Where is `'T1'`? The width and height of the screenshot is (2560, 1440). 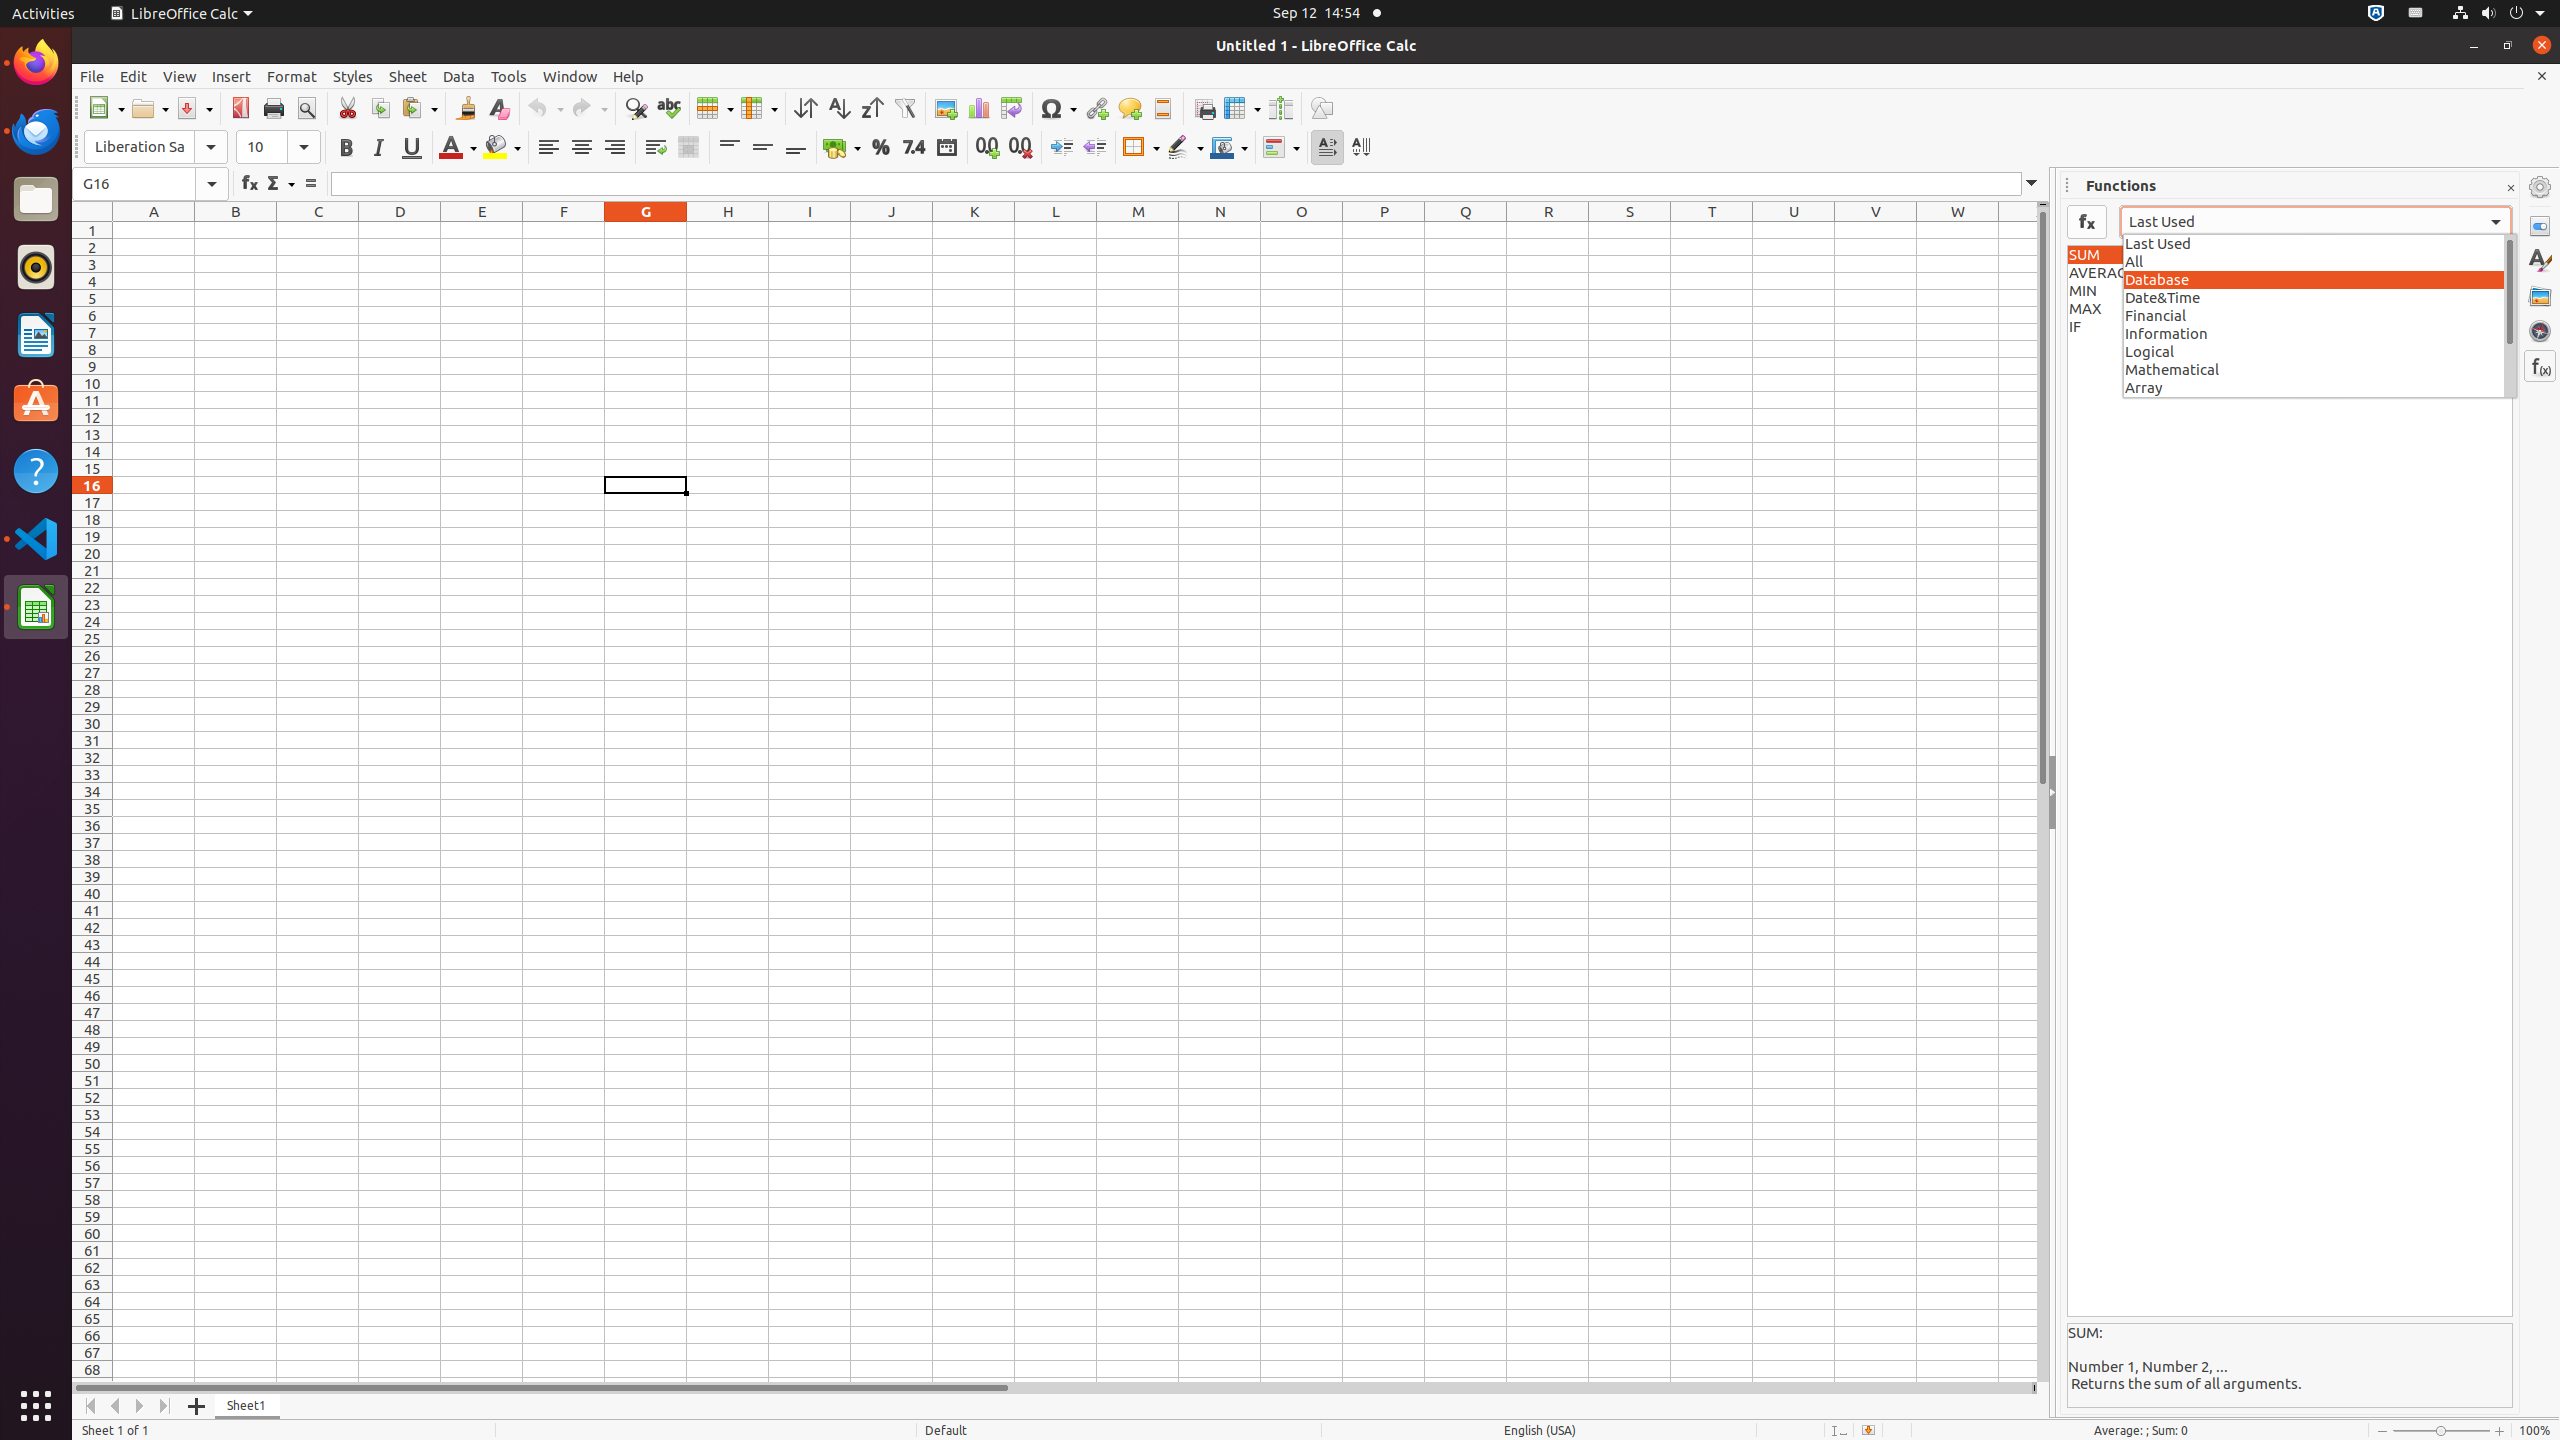
'T1' is located at coordinates (1711, 229).